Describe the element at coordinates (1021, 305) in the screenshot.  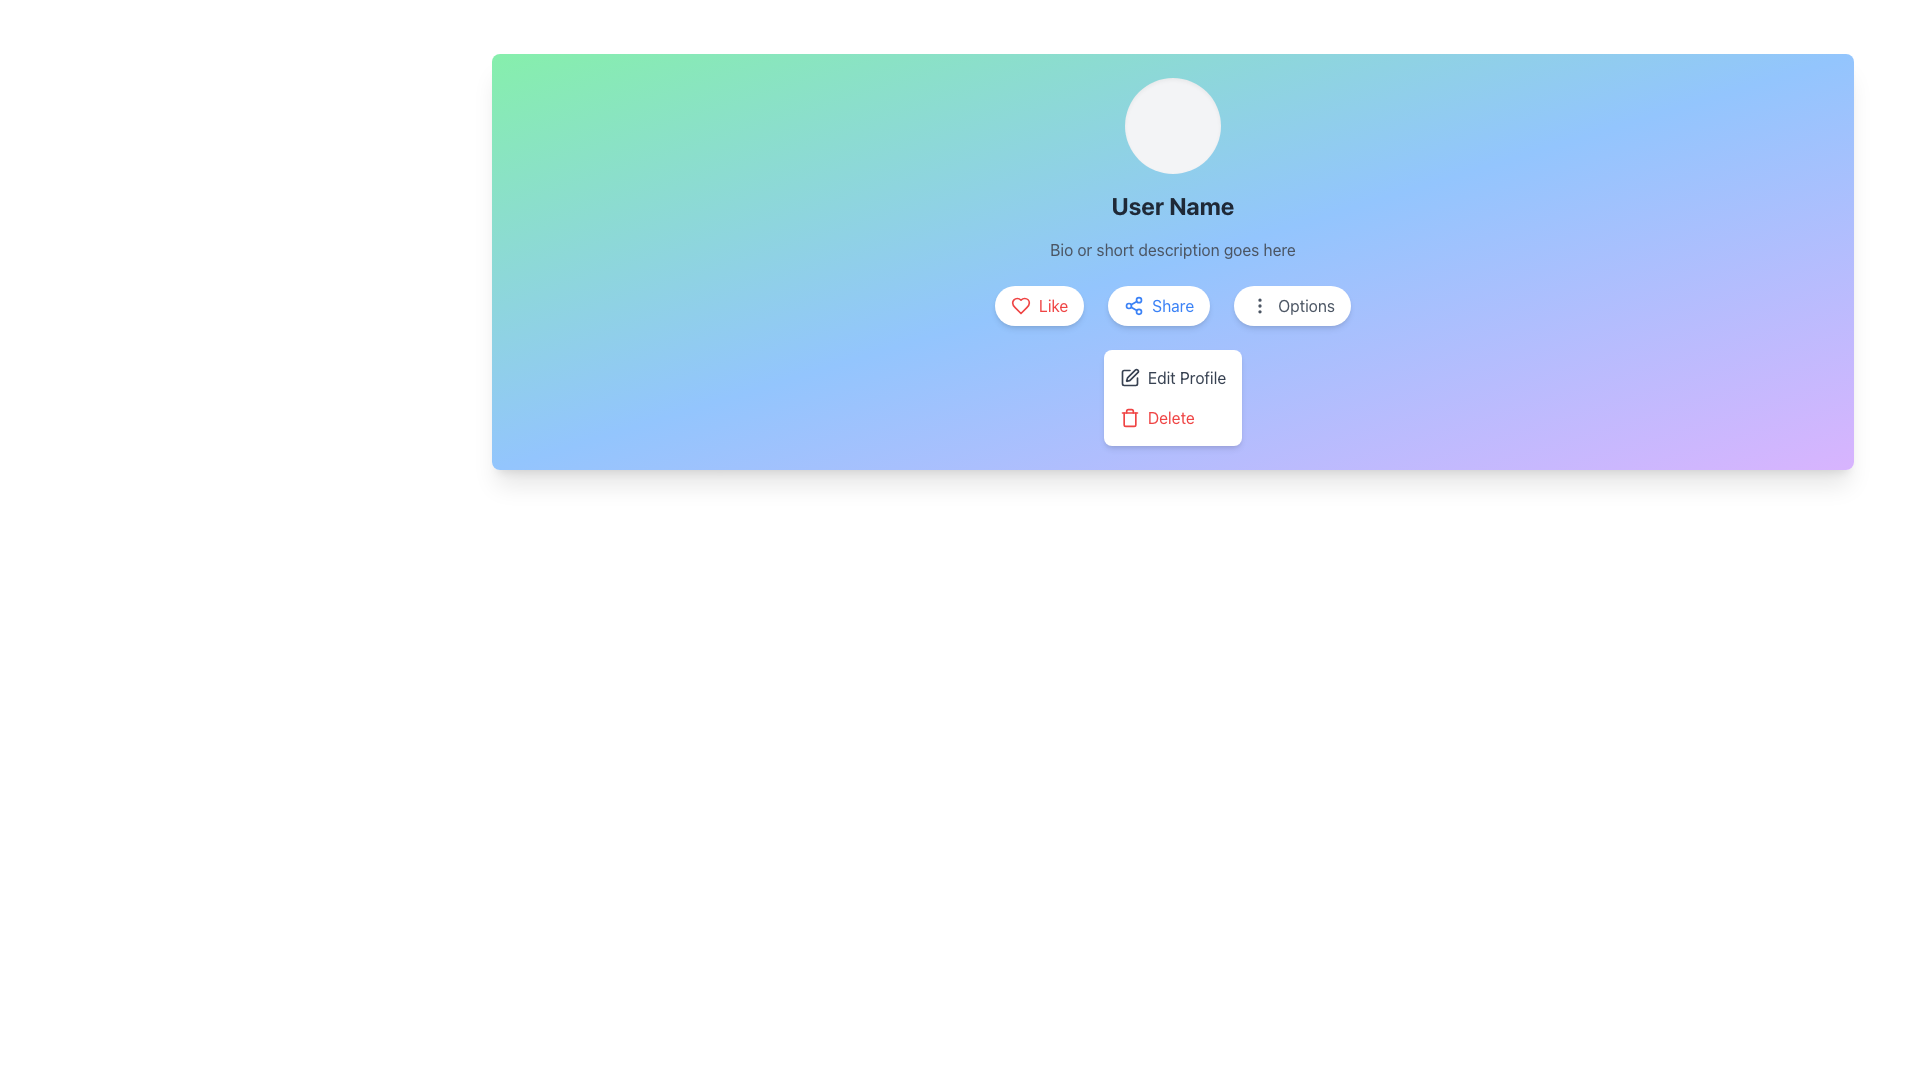
I see `the heart-shaped 'Like' icon` at that location.